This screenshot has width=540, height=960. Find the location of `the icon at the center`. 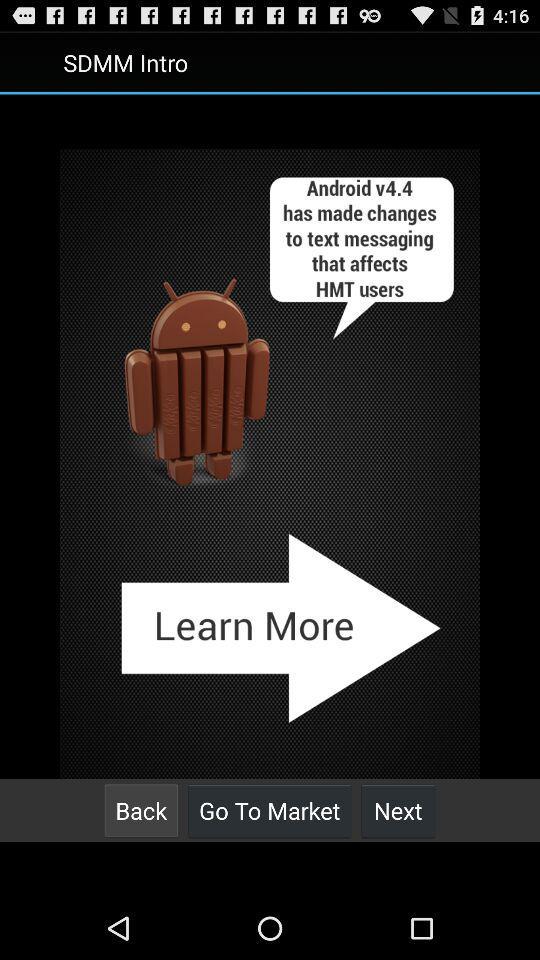

the icon at the center is located at coordinates (270, 464).